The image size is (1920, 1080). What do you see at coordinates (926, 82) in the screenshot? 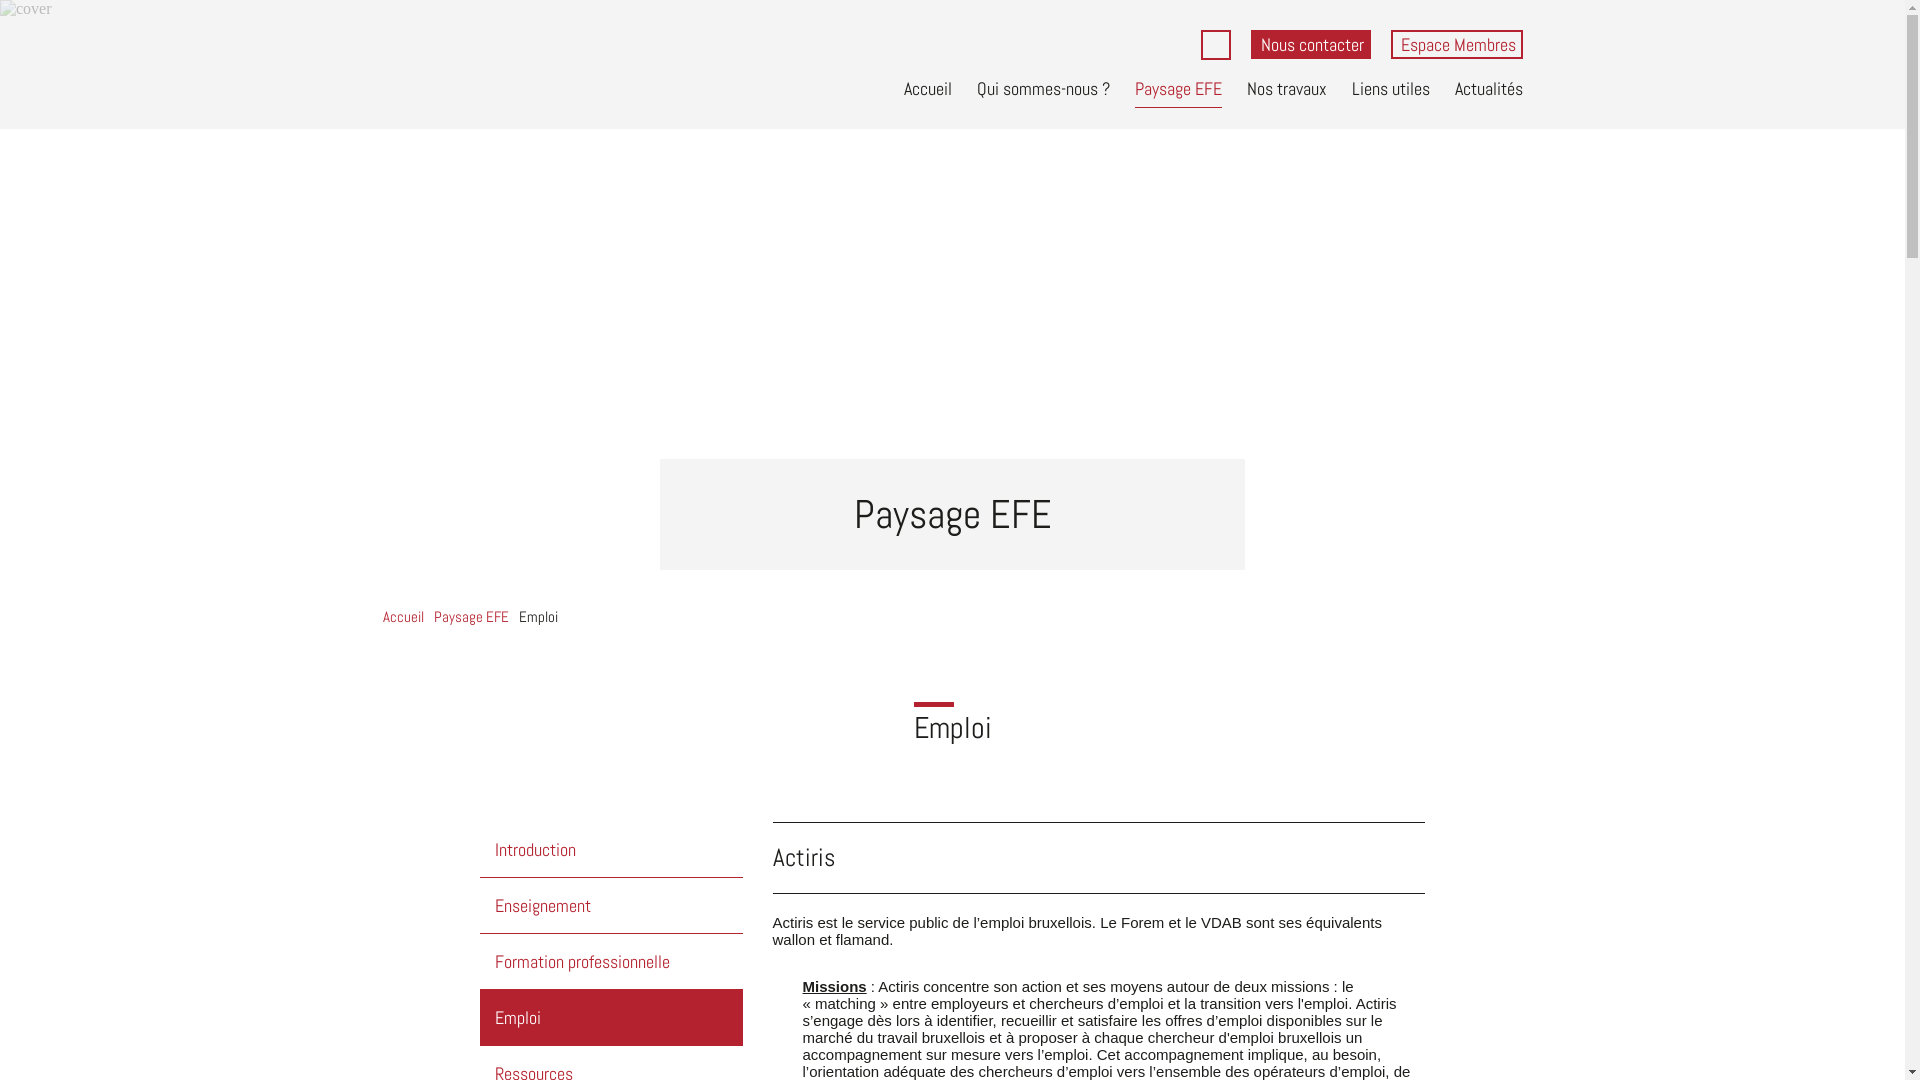
I see `'Accueil'` at bounding box center [926, 82].